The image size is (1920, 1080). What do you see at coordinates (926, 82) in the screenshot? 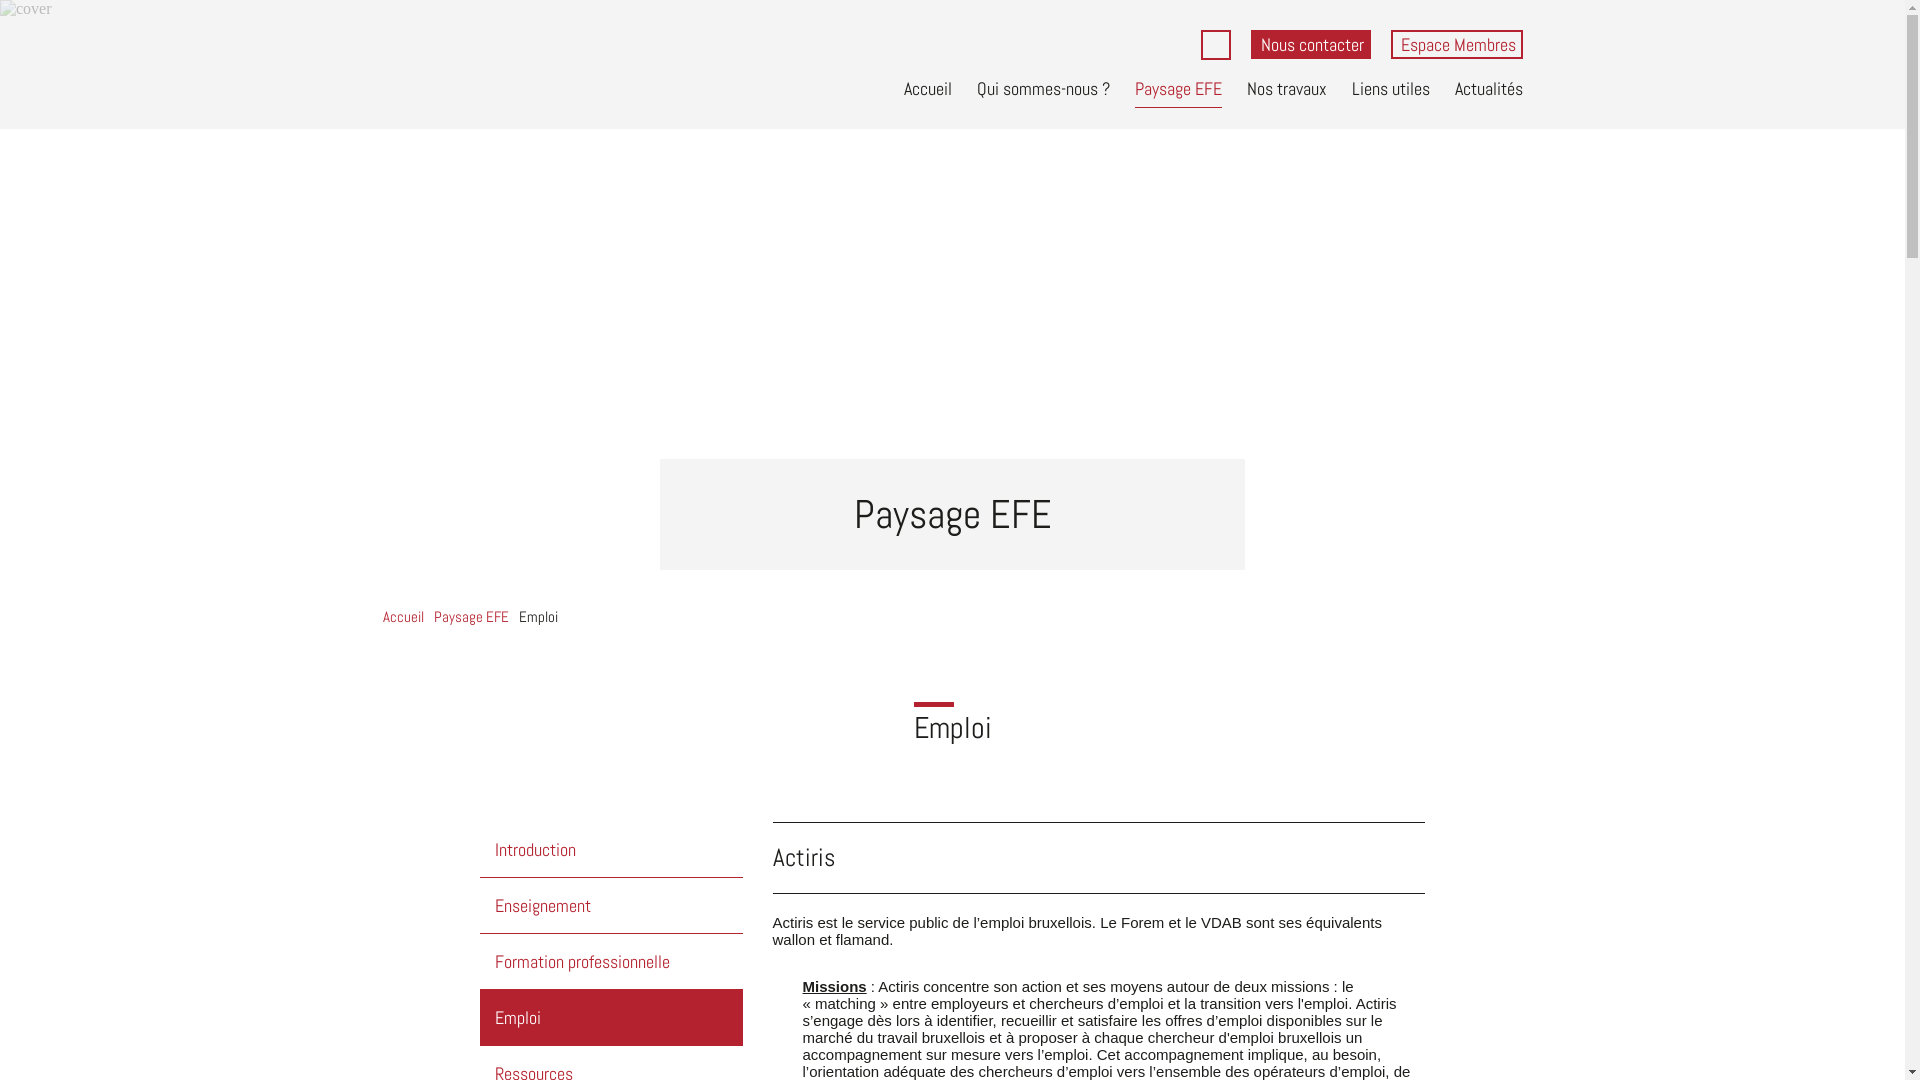
I see `'Accueil'` at bounding box center [926, 82].